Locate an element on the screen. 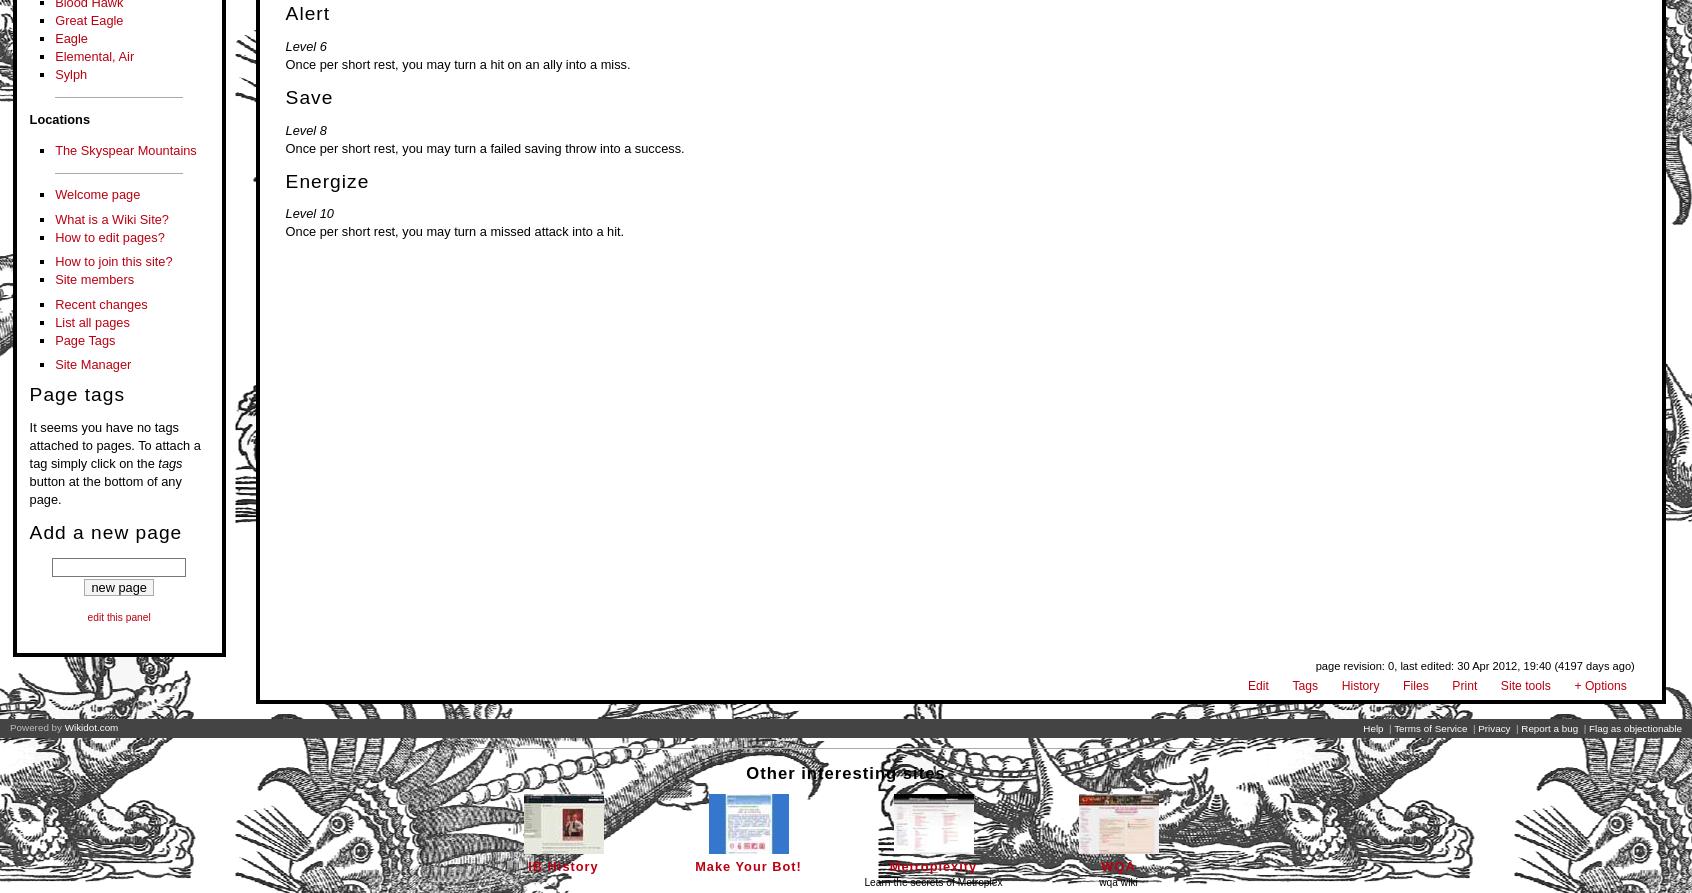 The width and height of the screenshot is (1692, 893). 'Welcome page' is located at coordinates (97, 193).